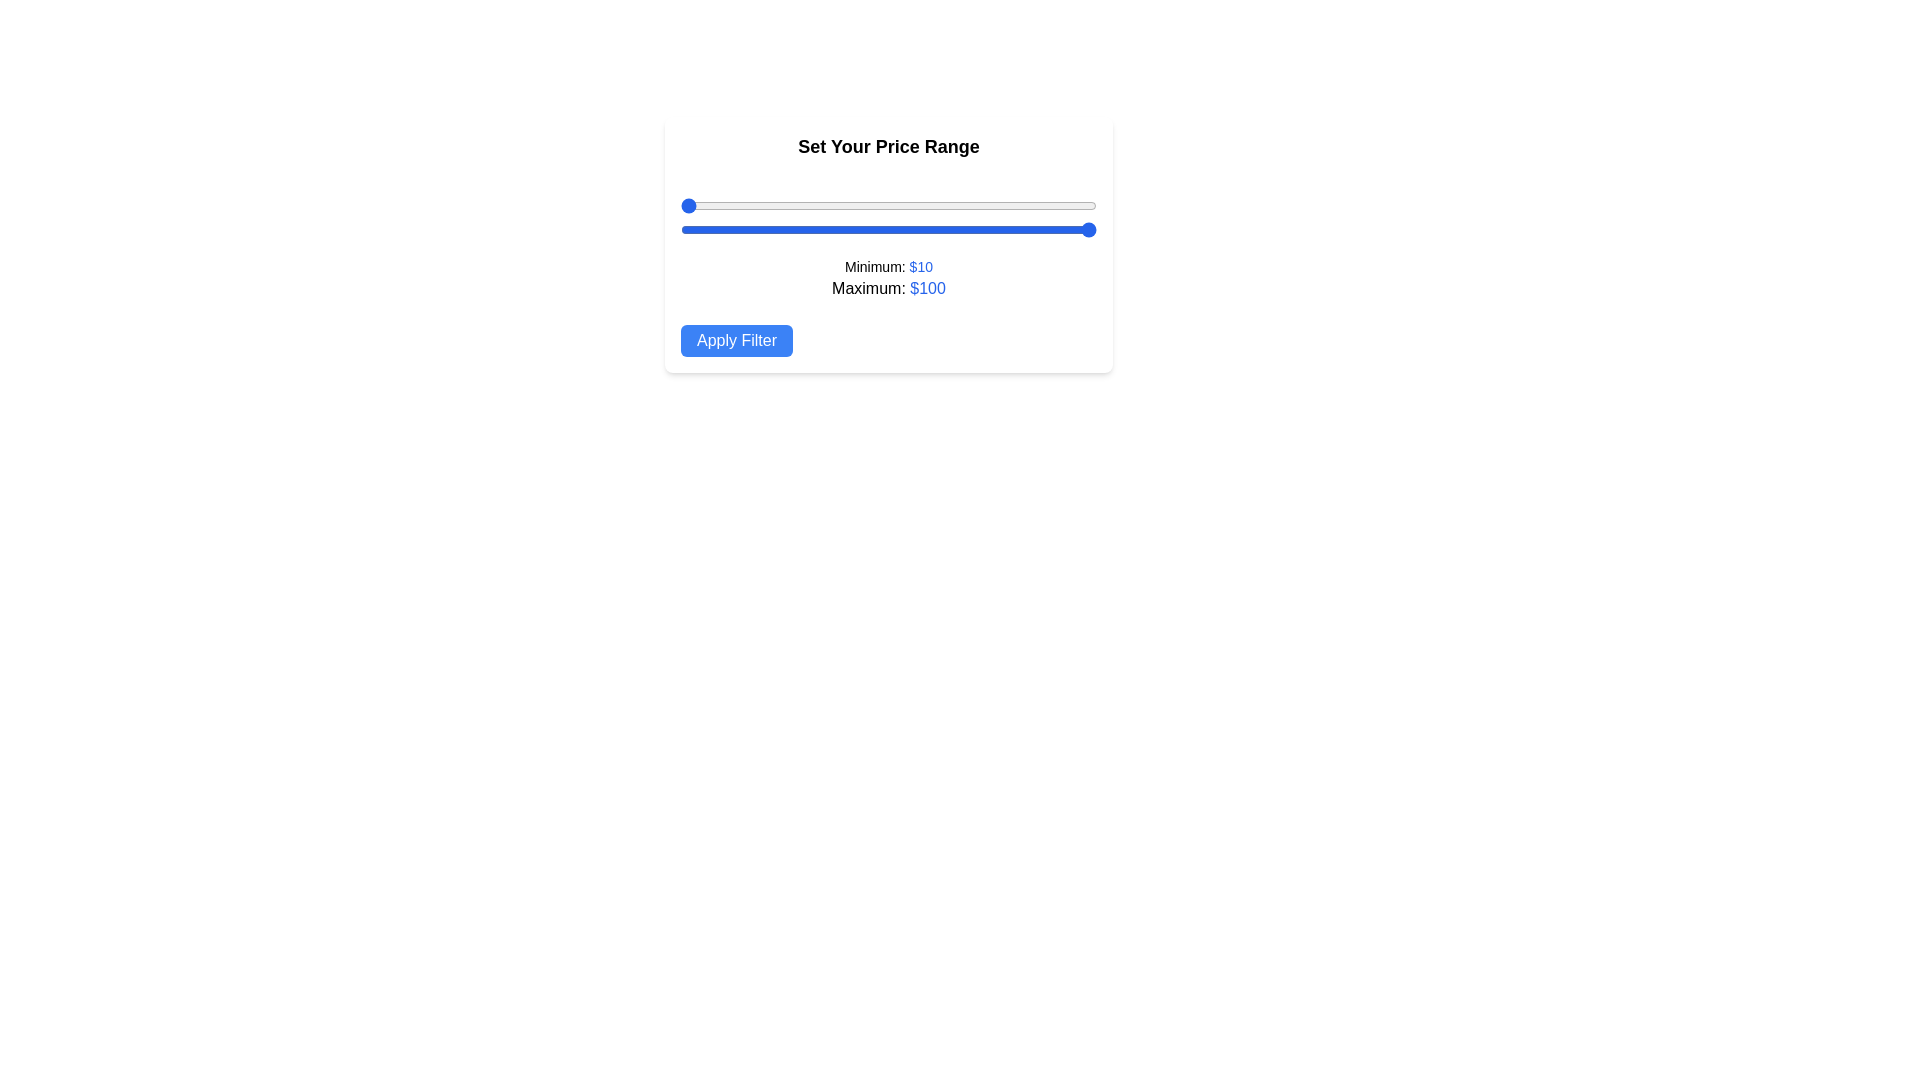  What do you see at coordinates (838, 205) in the screenshot?
I see `the slider position` at bounding box center [838, 205].